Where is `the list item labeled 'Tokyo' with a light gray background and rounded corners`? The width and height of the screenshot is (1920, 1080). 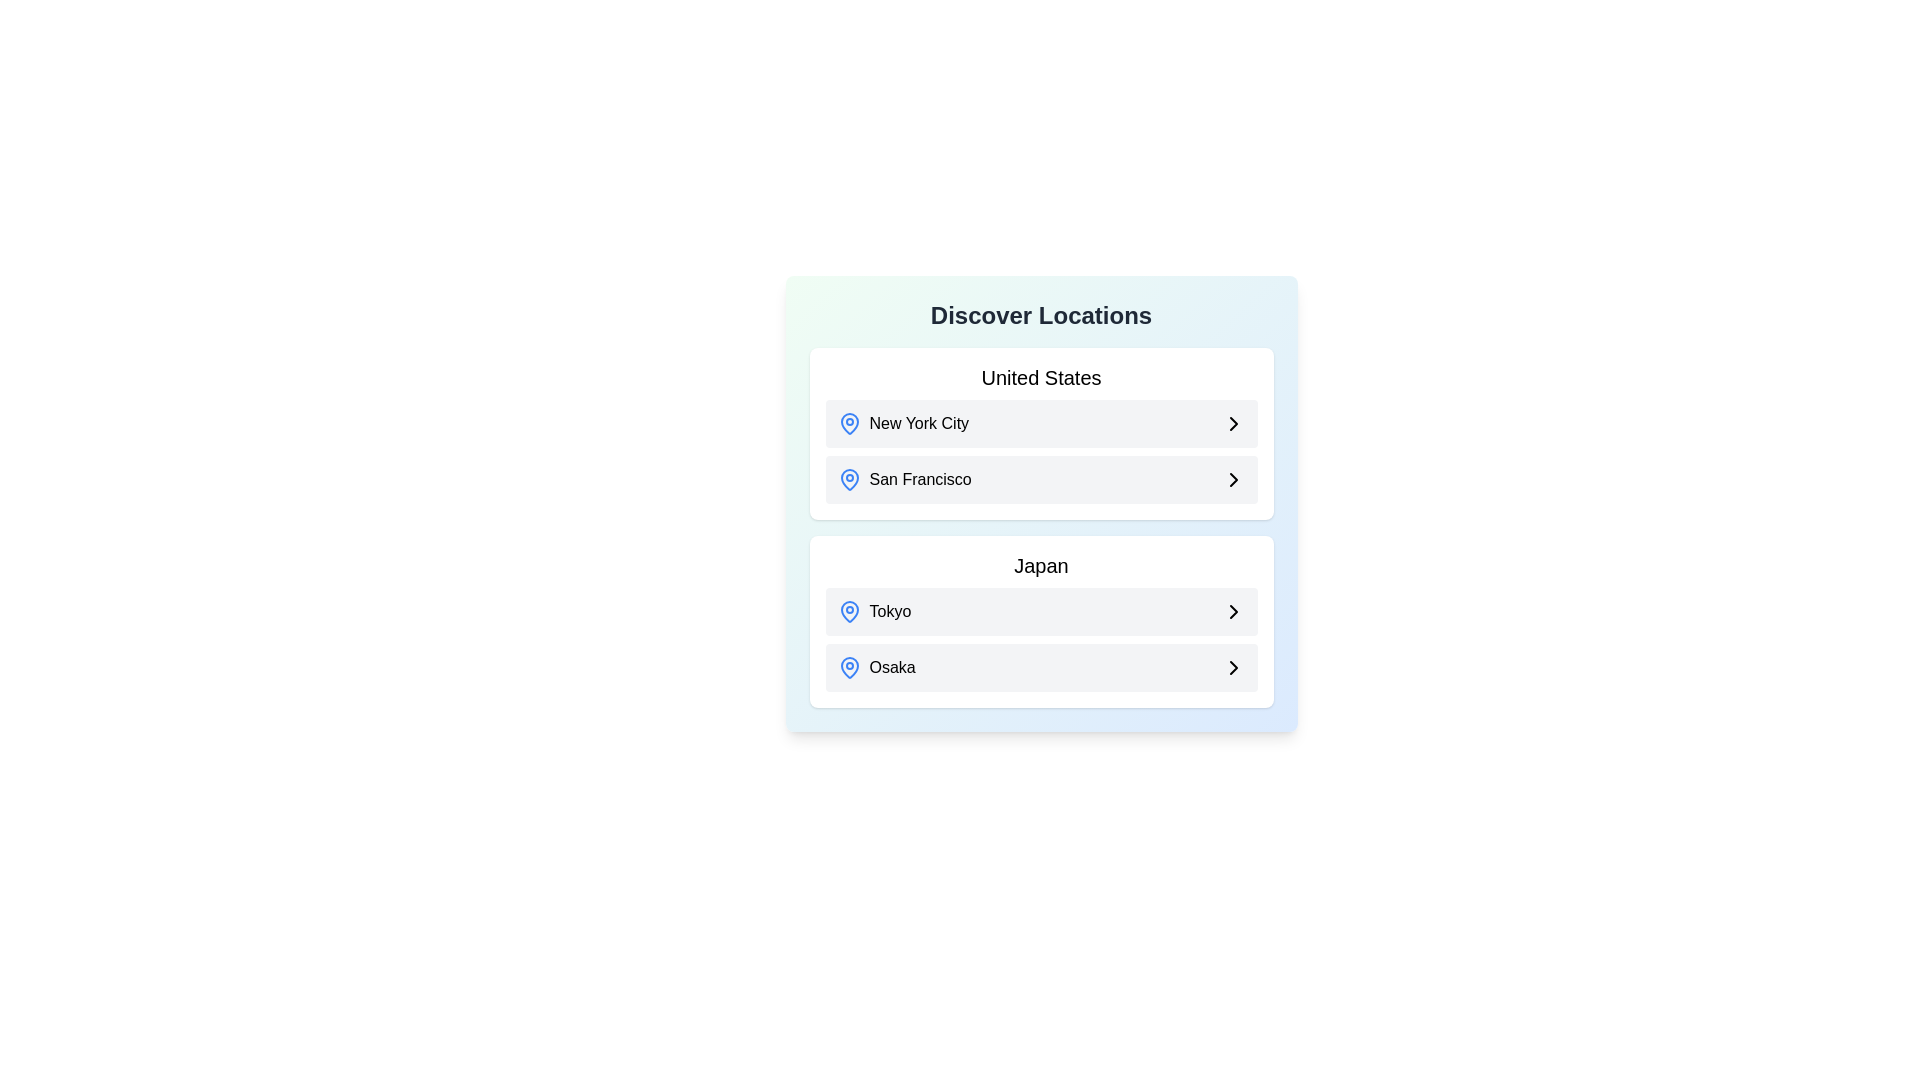 the list item labeled 'Tokyo' with a light gray background and rounded corners is located at coordinates (1040, 611).